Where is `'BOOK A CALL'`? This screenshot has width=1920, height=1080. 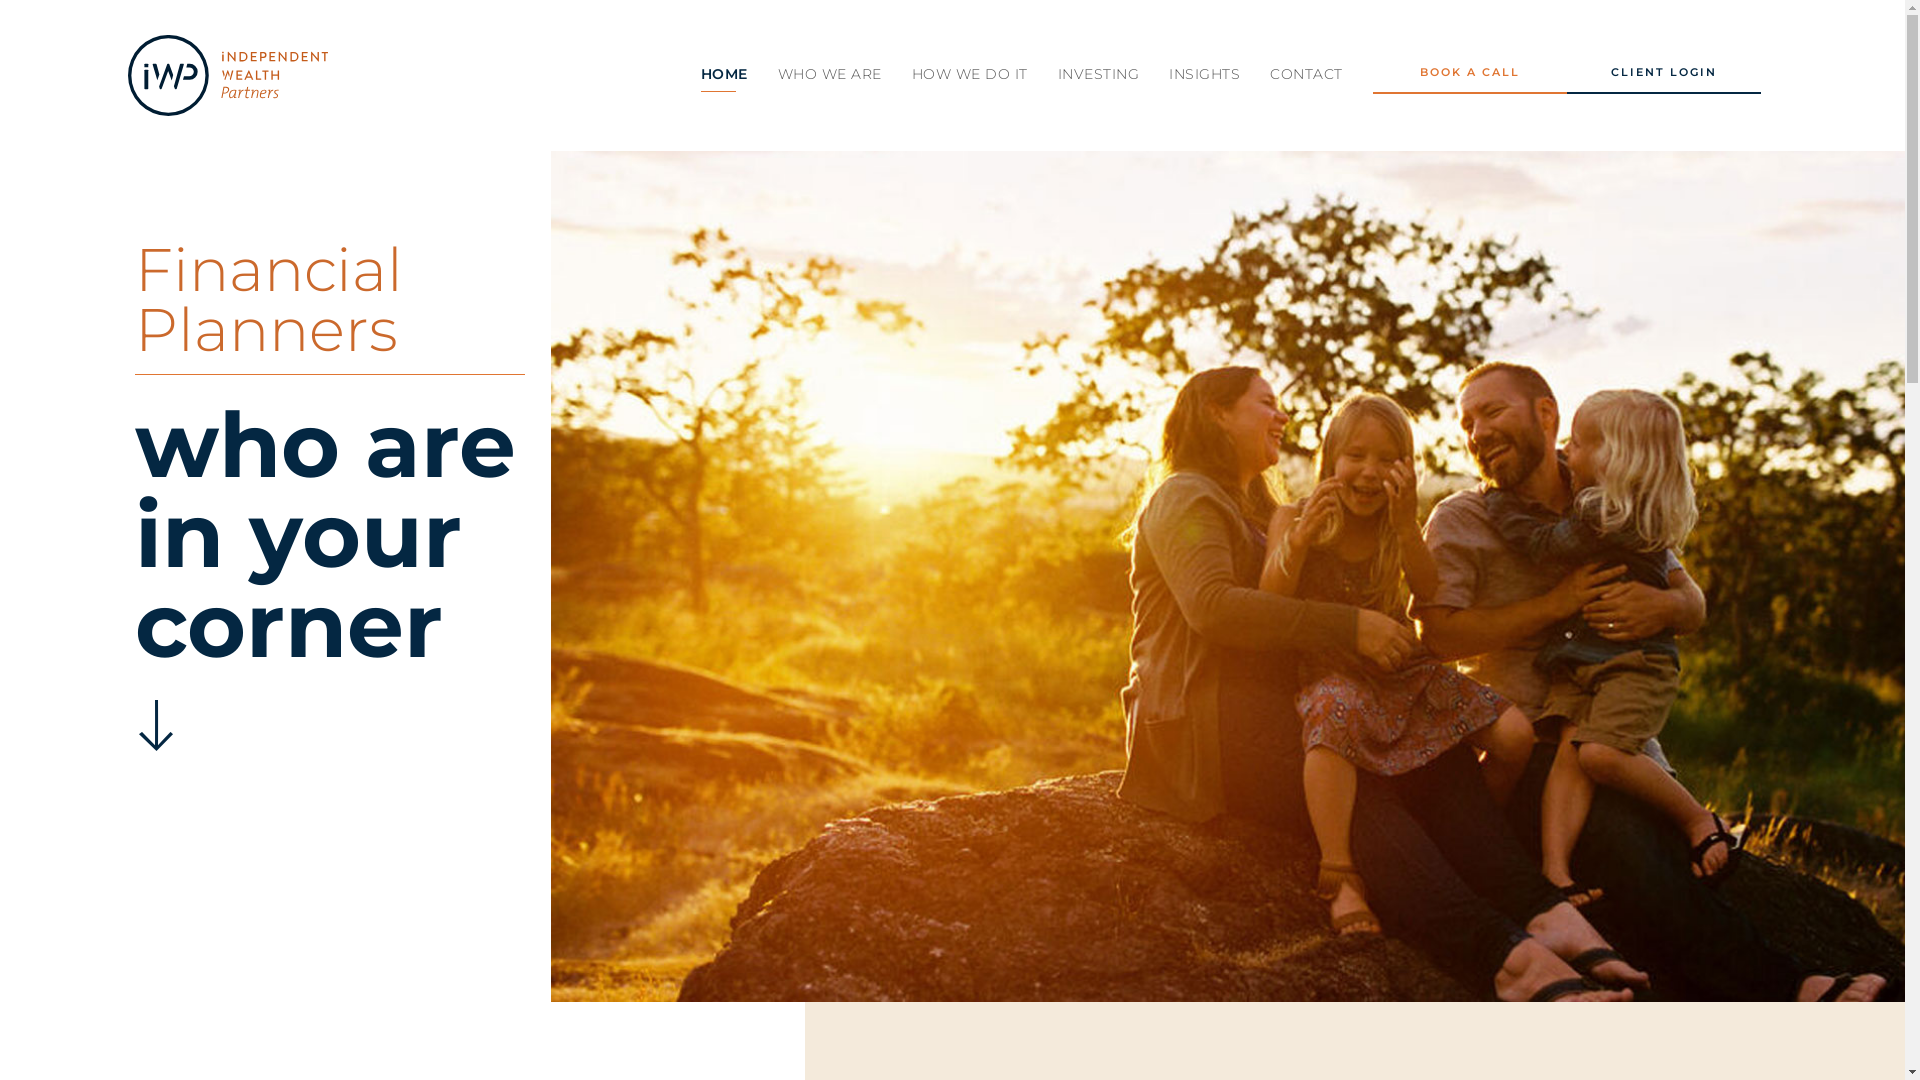 'BOOK A CALL' is located at coordinates (1469, 76).